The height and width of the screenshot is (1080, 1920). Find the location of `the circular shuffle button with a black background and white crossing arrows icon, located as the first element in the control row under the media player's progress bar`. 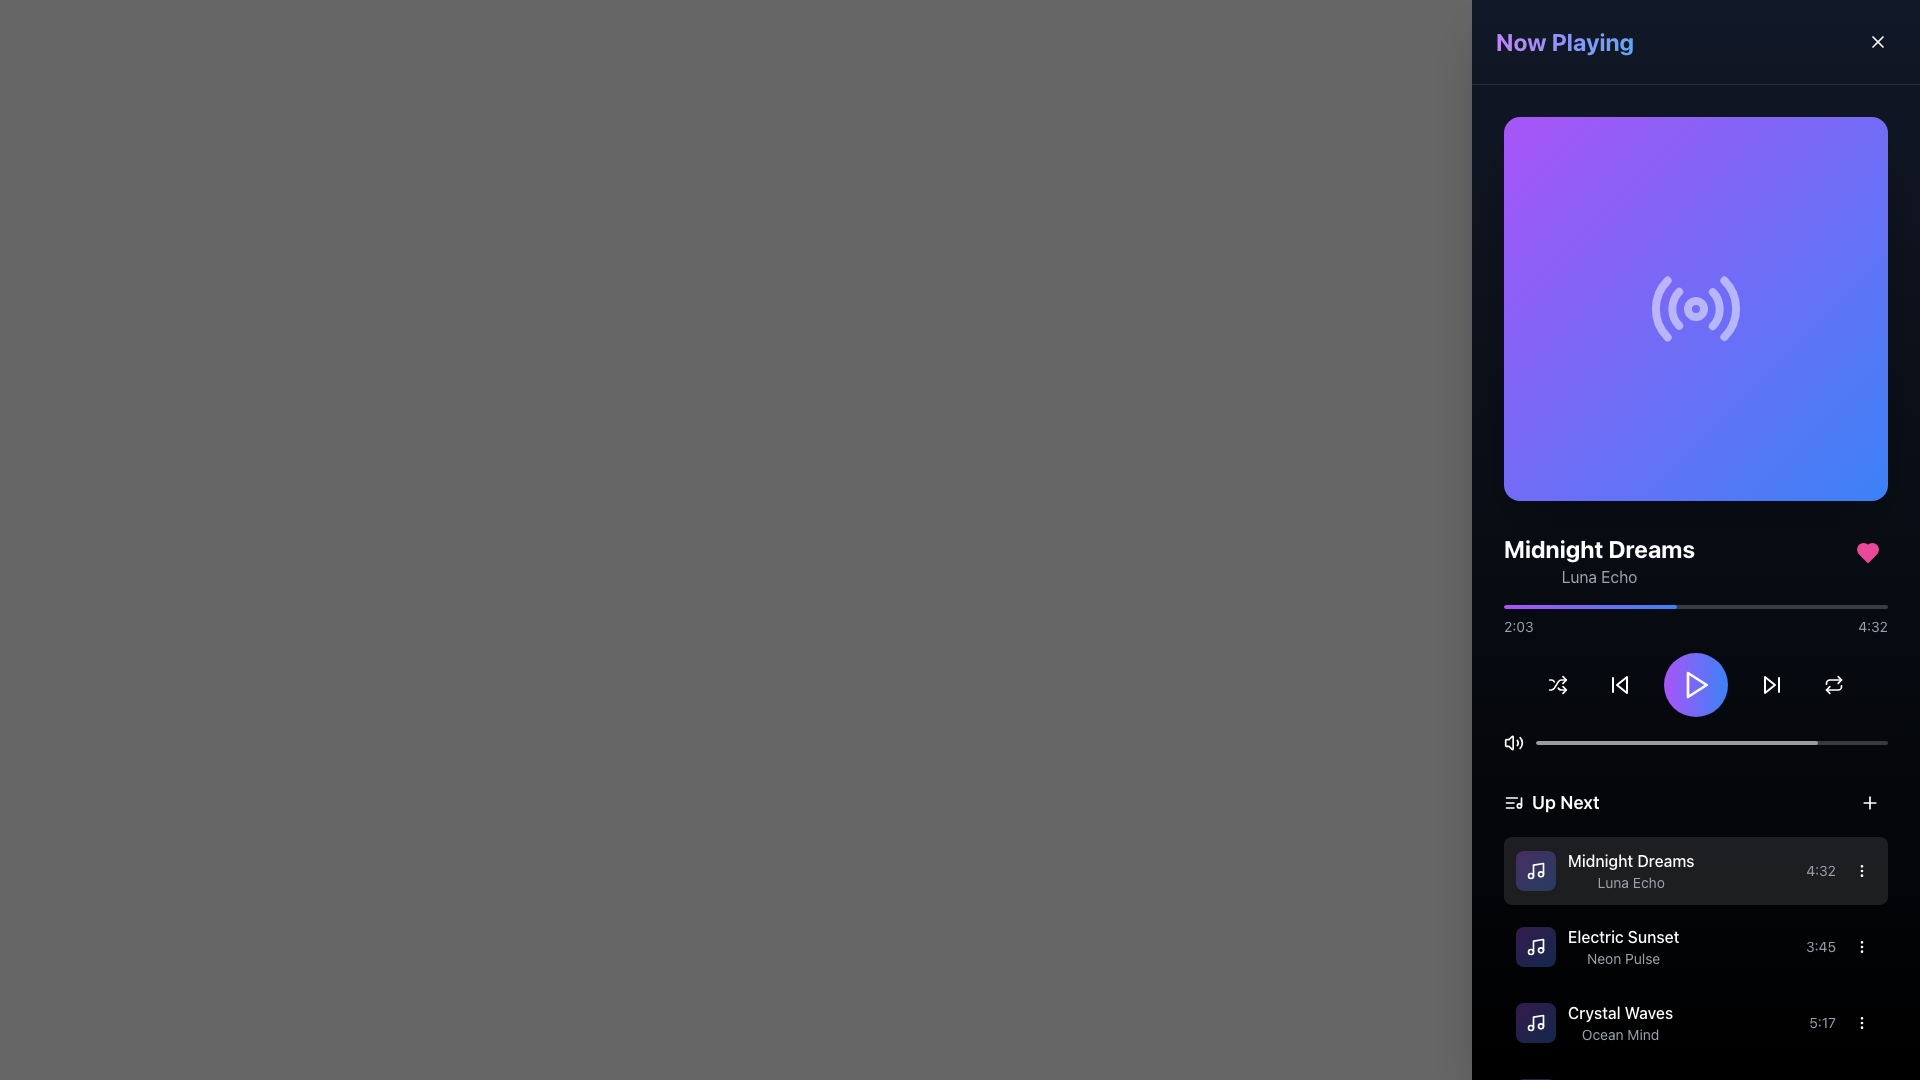

the circular shuffle button with a black background and white crossing arrows icon, located as the first element in the control row under the media player's progress bar is located at coordinates (1557, 684).